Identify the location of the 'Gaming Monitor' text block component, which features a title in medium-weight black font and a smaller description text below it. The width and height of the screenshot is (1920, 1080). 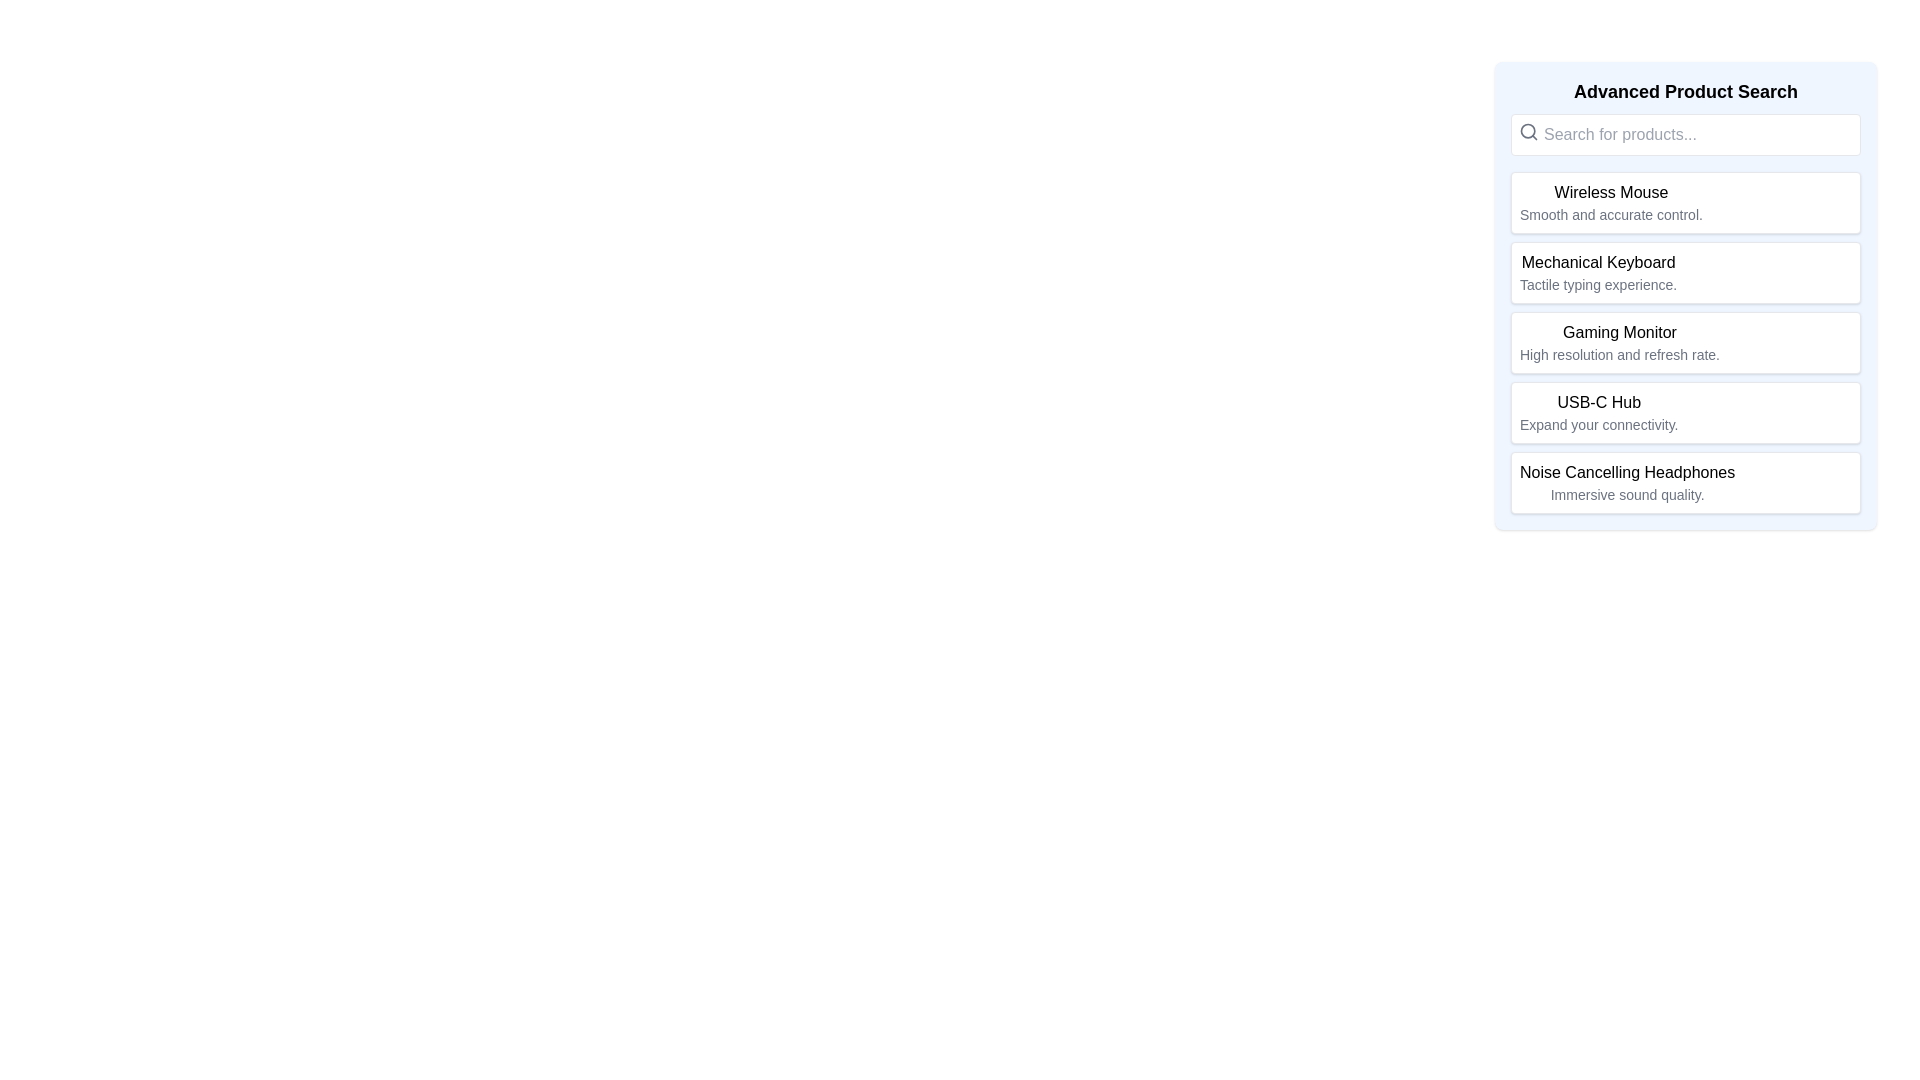
(1620, 342).